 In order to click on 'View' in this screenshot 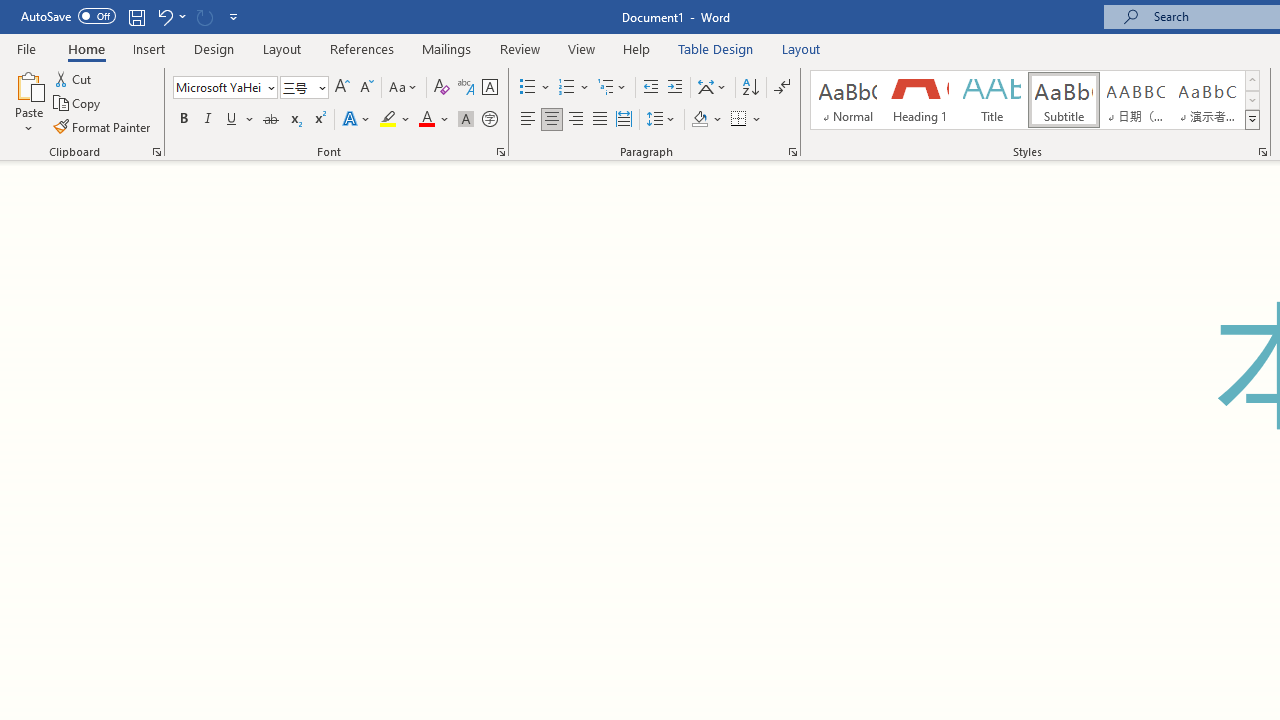, I will do `click(581, 48)`.